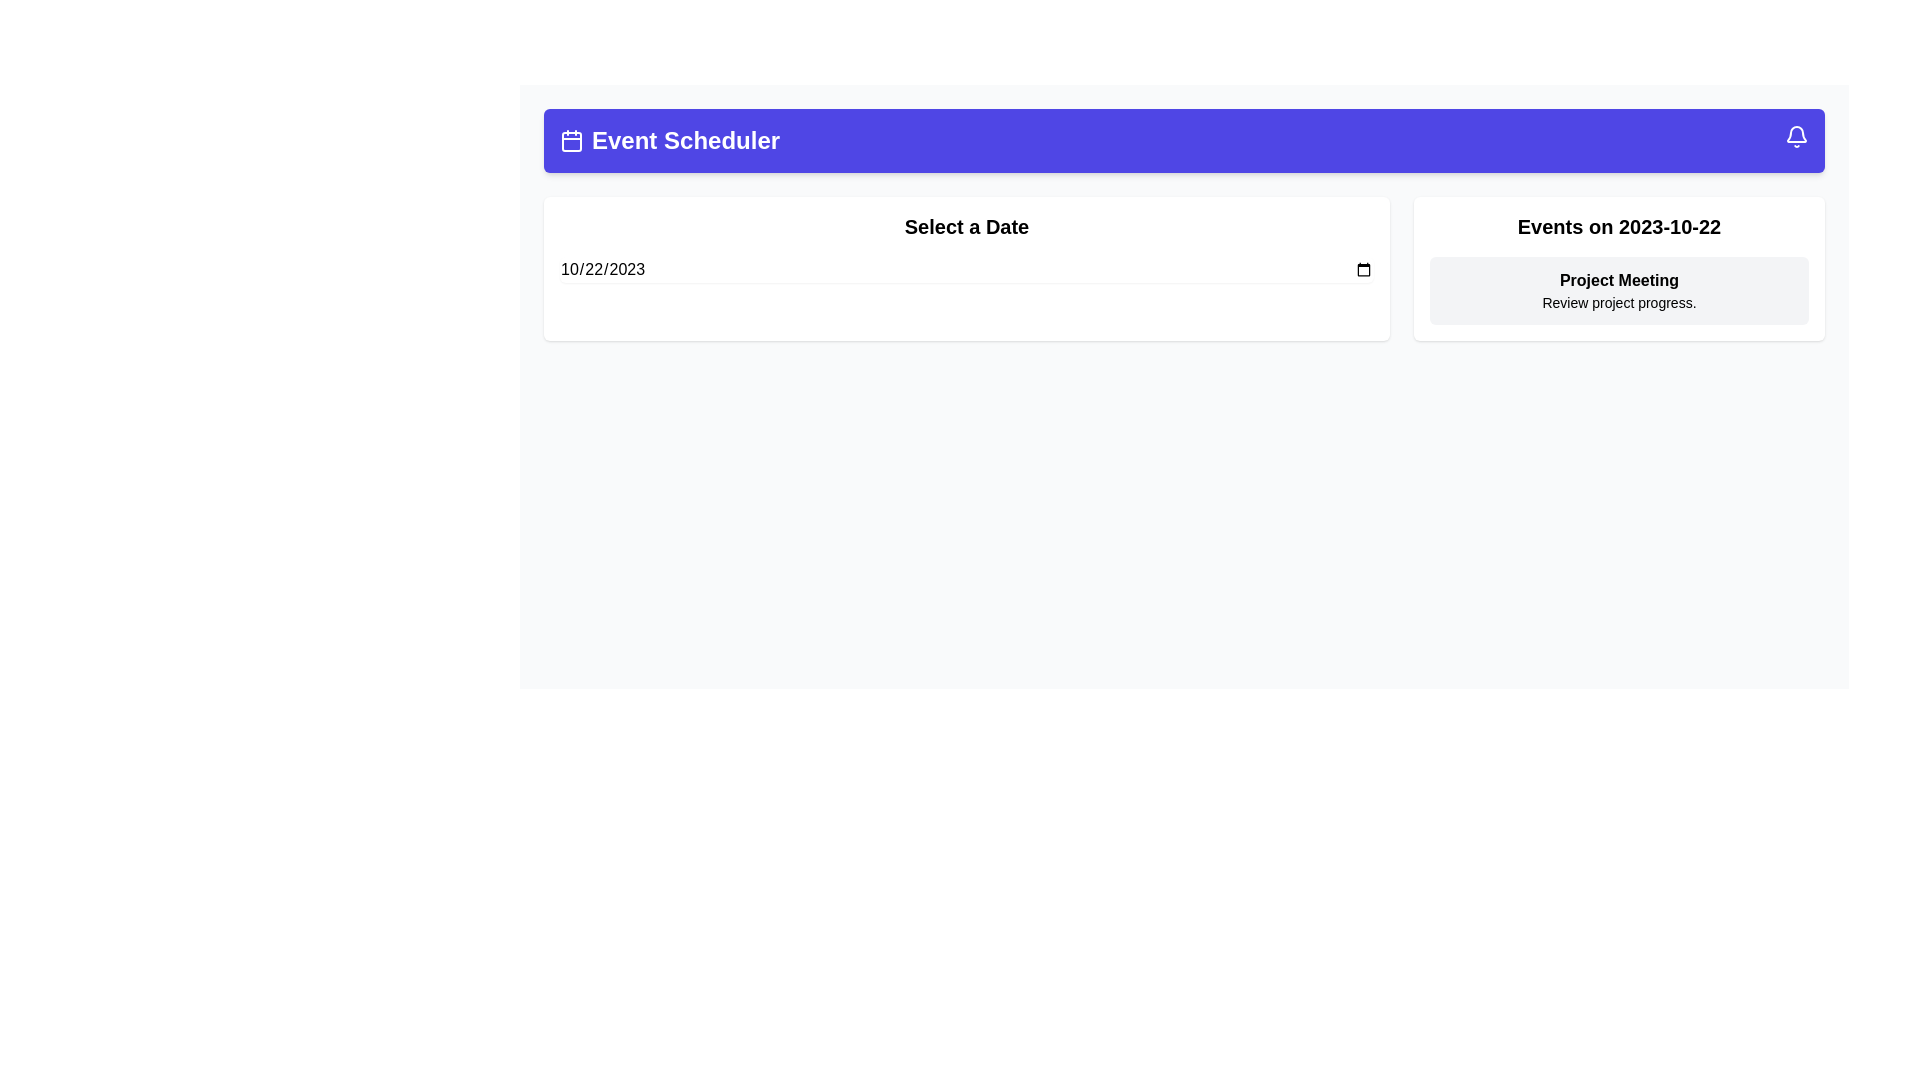 The height and width of the screenshot is (1080, 1920). Describe the element at coordinates (670, 140) in the screenshot. I see `text displayed on the Text Label that serves as the header for the event scheduling interface, located in the horizontal navigation bar with a purple background` at that location.